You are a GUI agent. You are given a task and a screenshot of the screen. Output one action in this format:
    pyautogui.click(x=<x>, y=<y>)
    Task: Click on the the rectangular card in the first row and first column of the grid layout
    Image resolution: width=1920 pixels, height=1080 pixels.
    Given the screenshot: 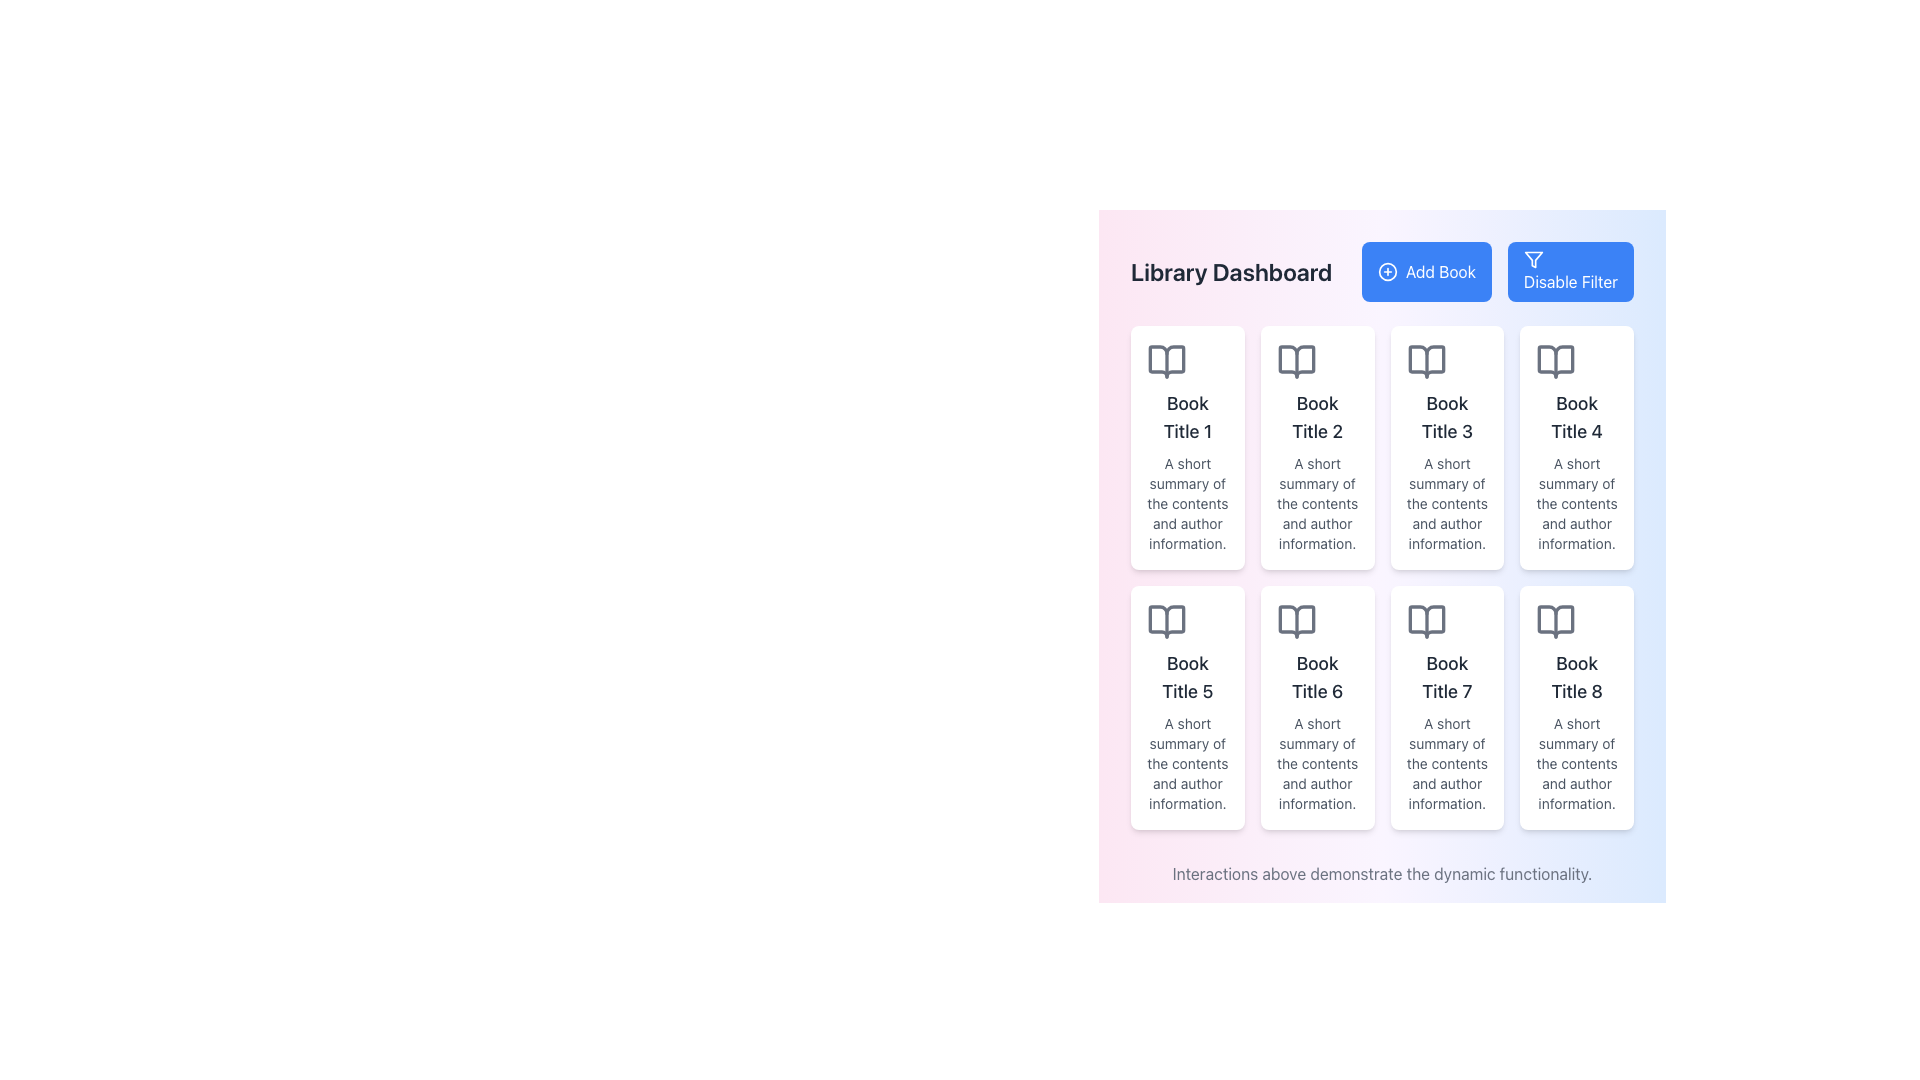 What is the action you would take?
    pyautogui.click(x=1187, y=446)
    